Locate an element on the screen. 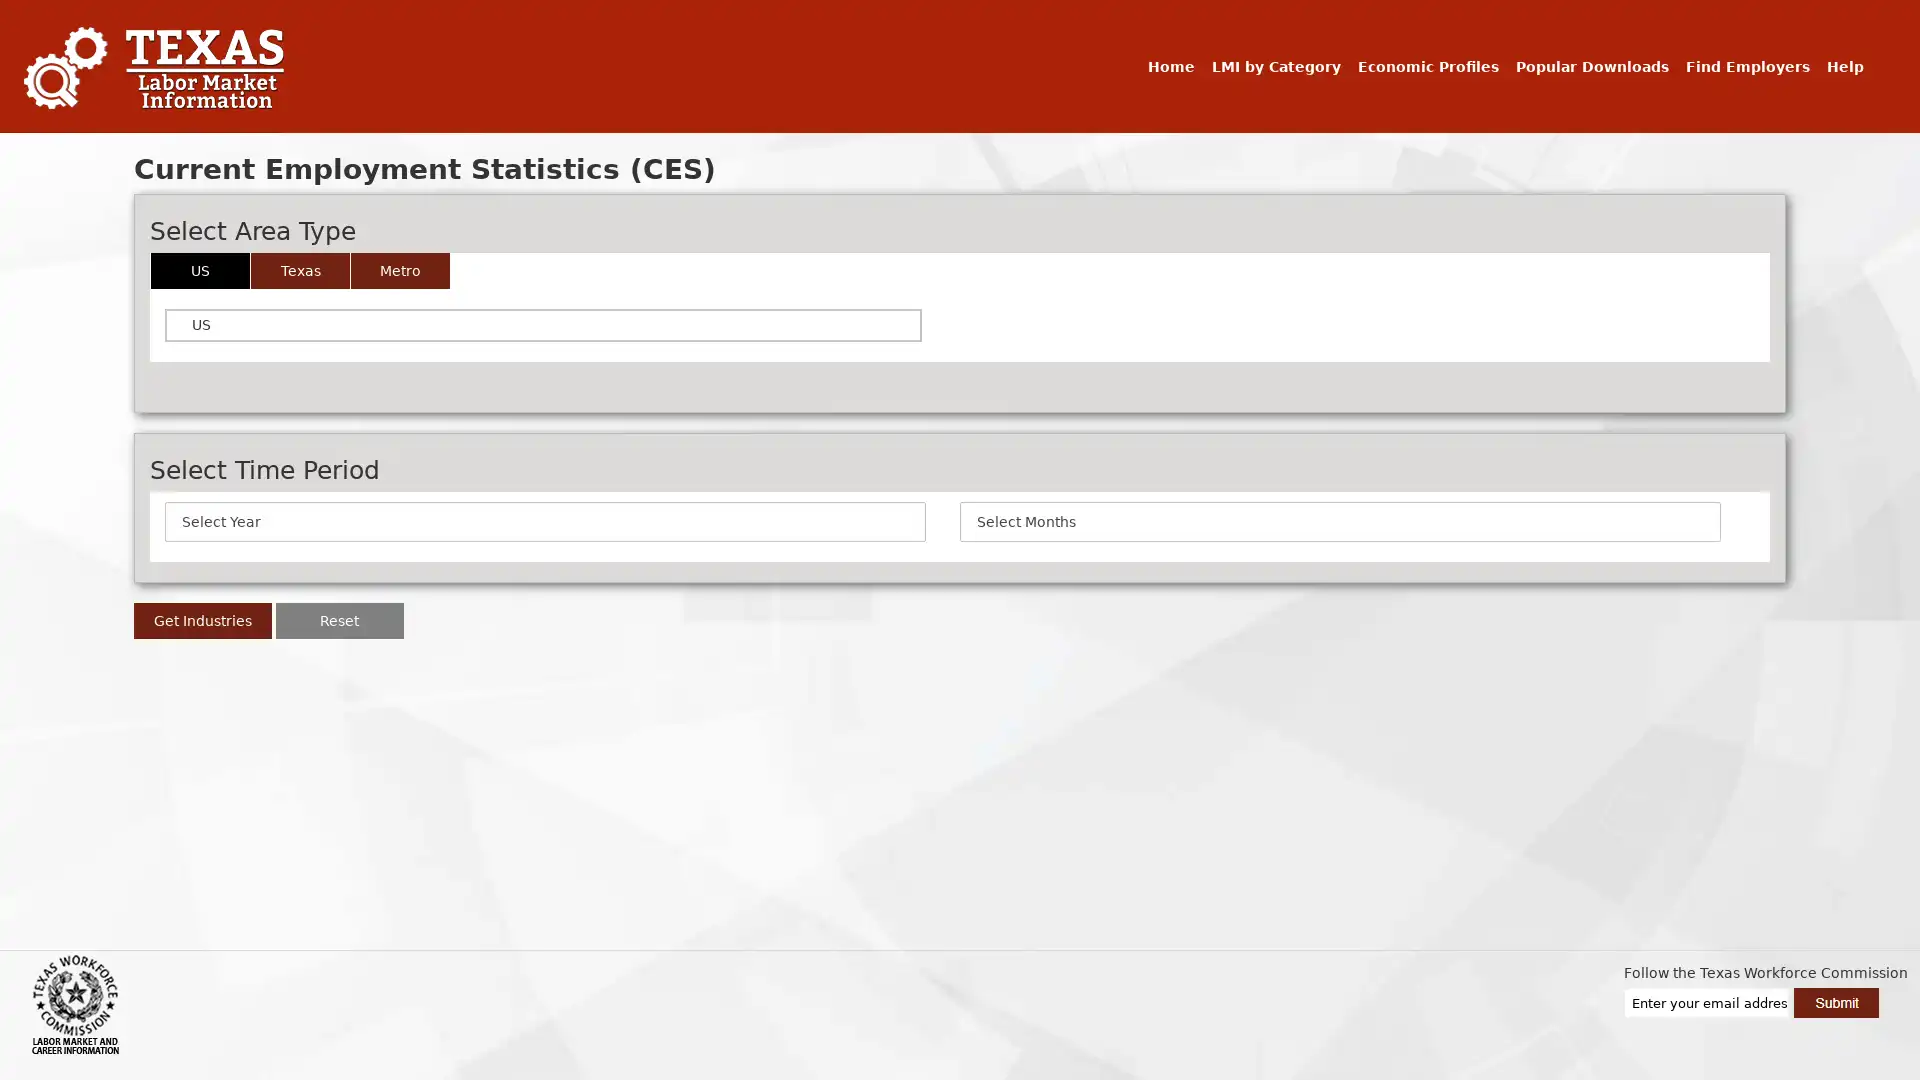 The width and height of the screenshot is (1920, 1080). Get Industries is located at coordinates (202, 620).